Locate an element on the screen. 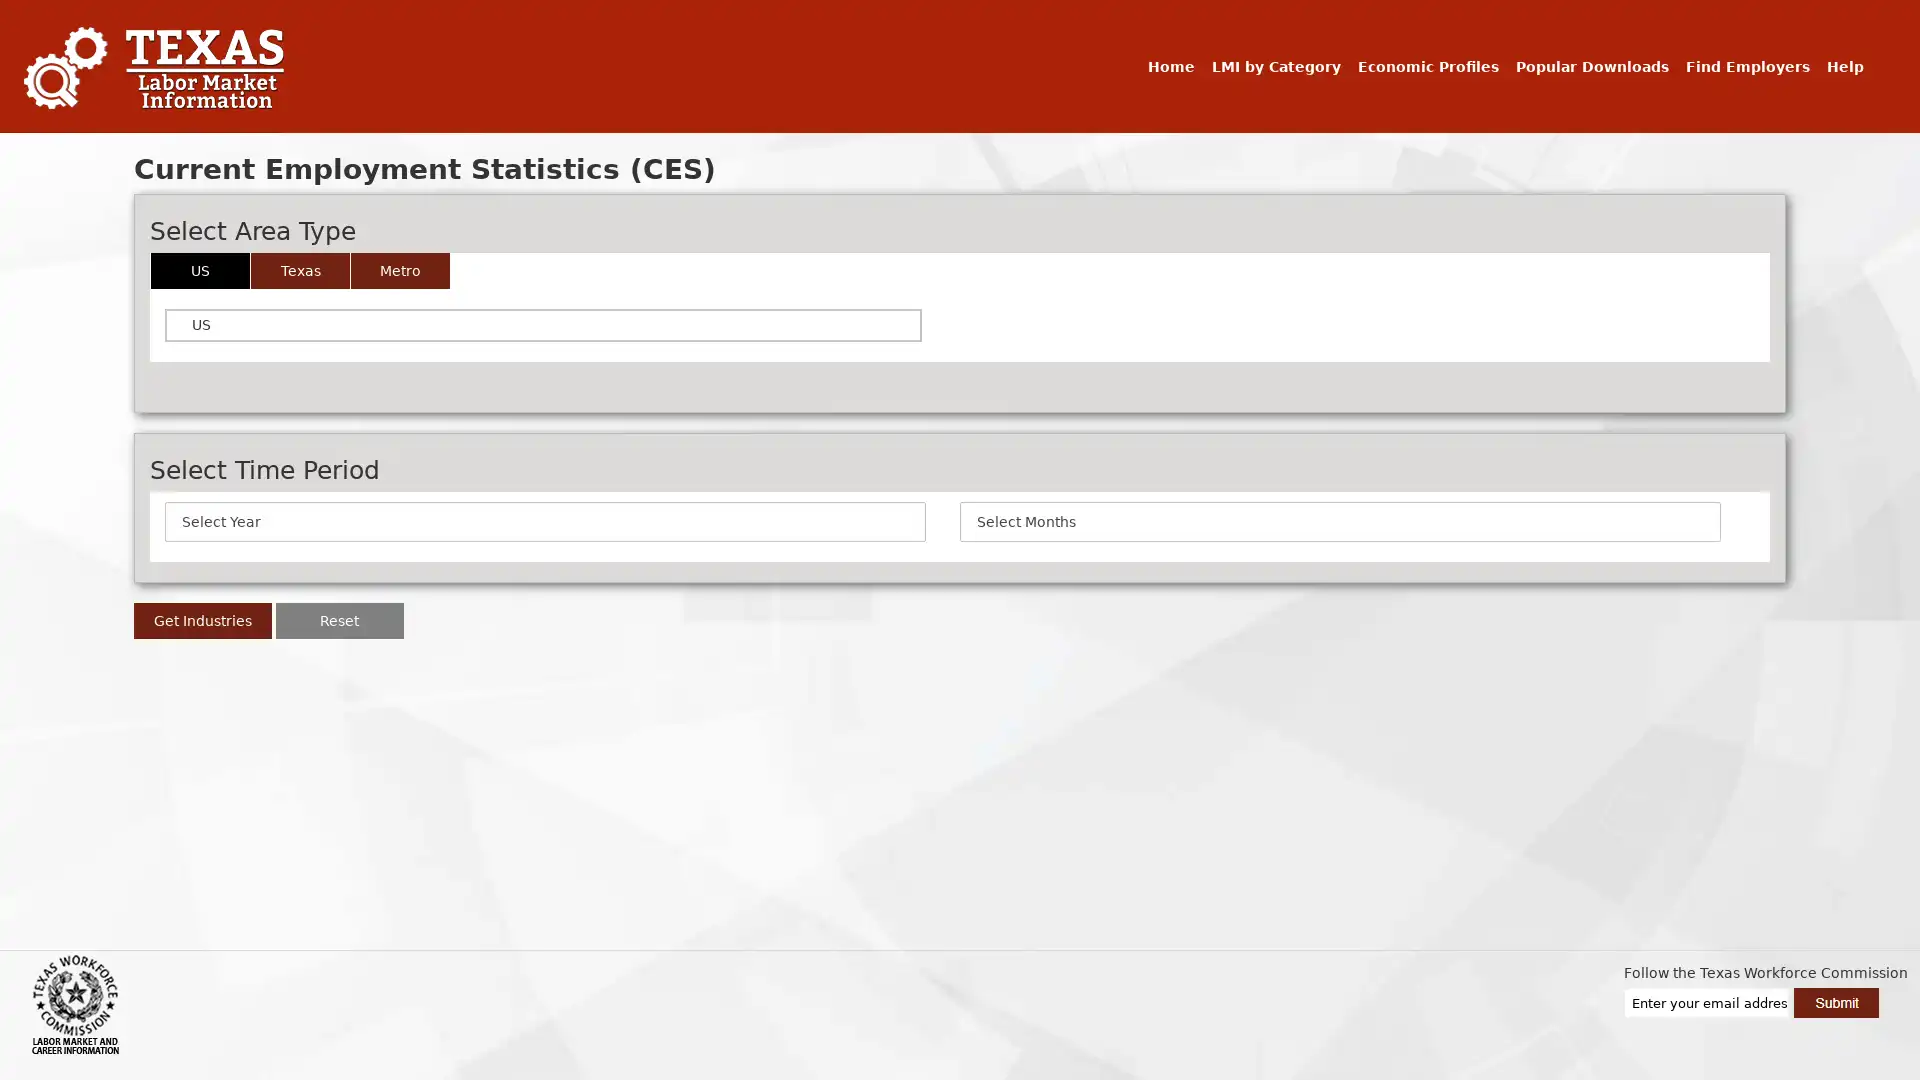 The width and height of the screenshot is (1920, 1080). Get Industries is located at coordinates (202, 620).